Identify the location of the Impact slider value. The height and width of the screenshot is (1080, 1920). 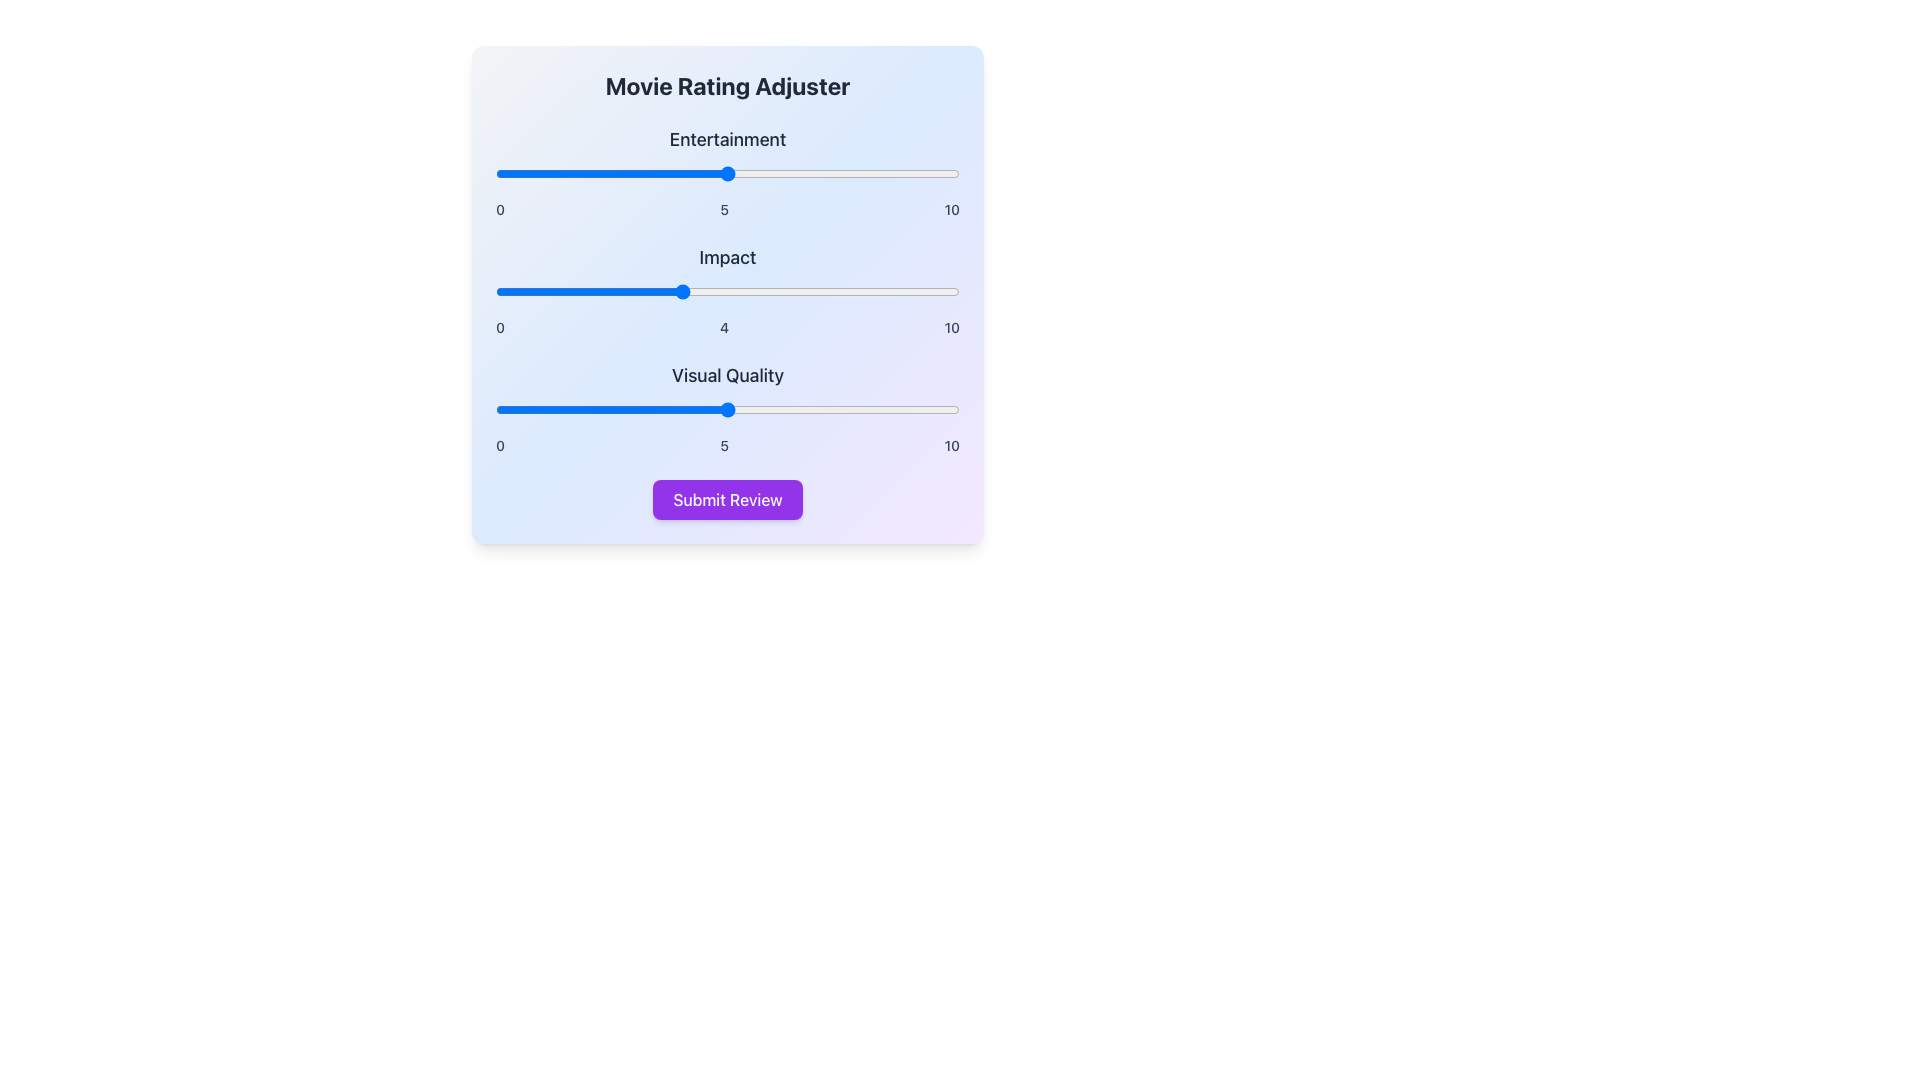
(820, 292).